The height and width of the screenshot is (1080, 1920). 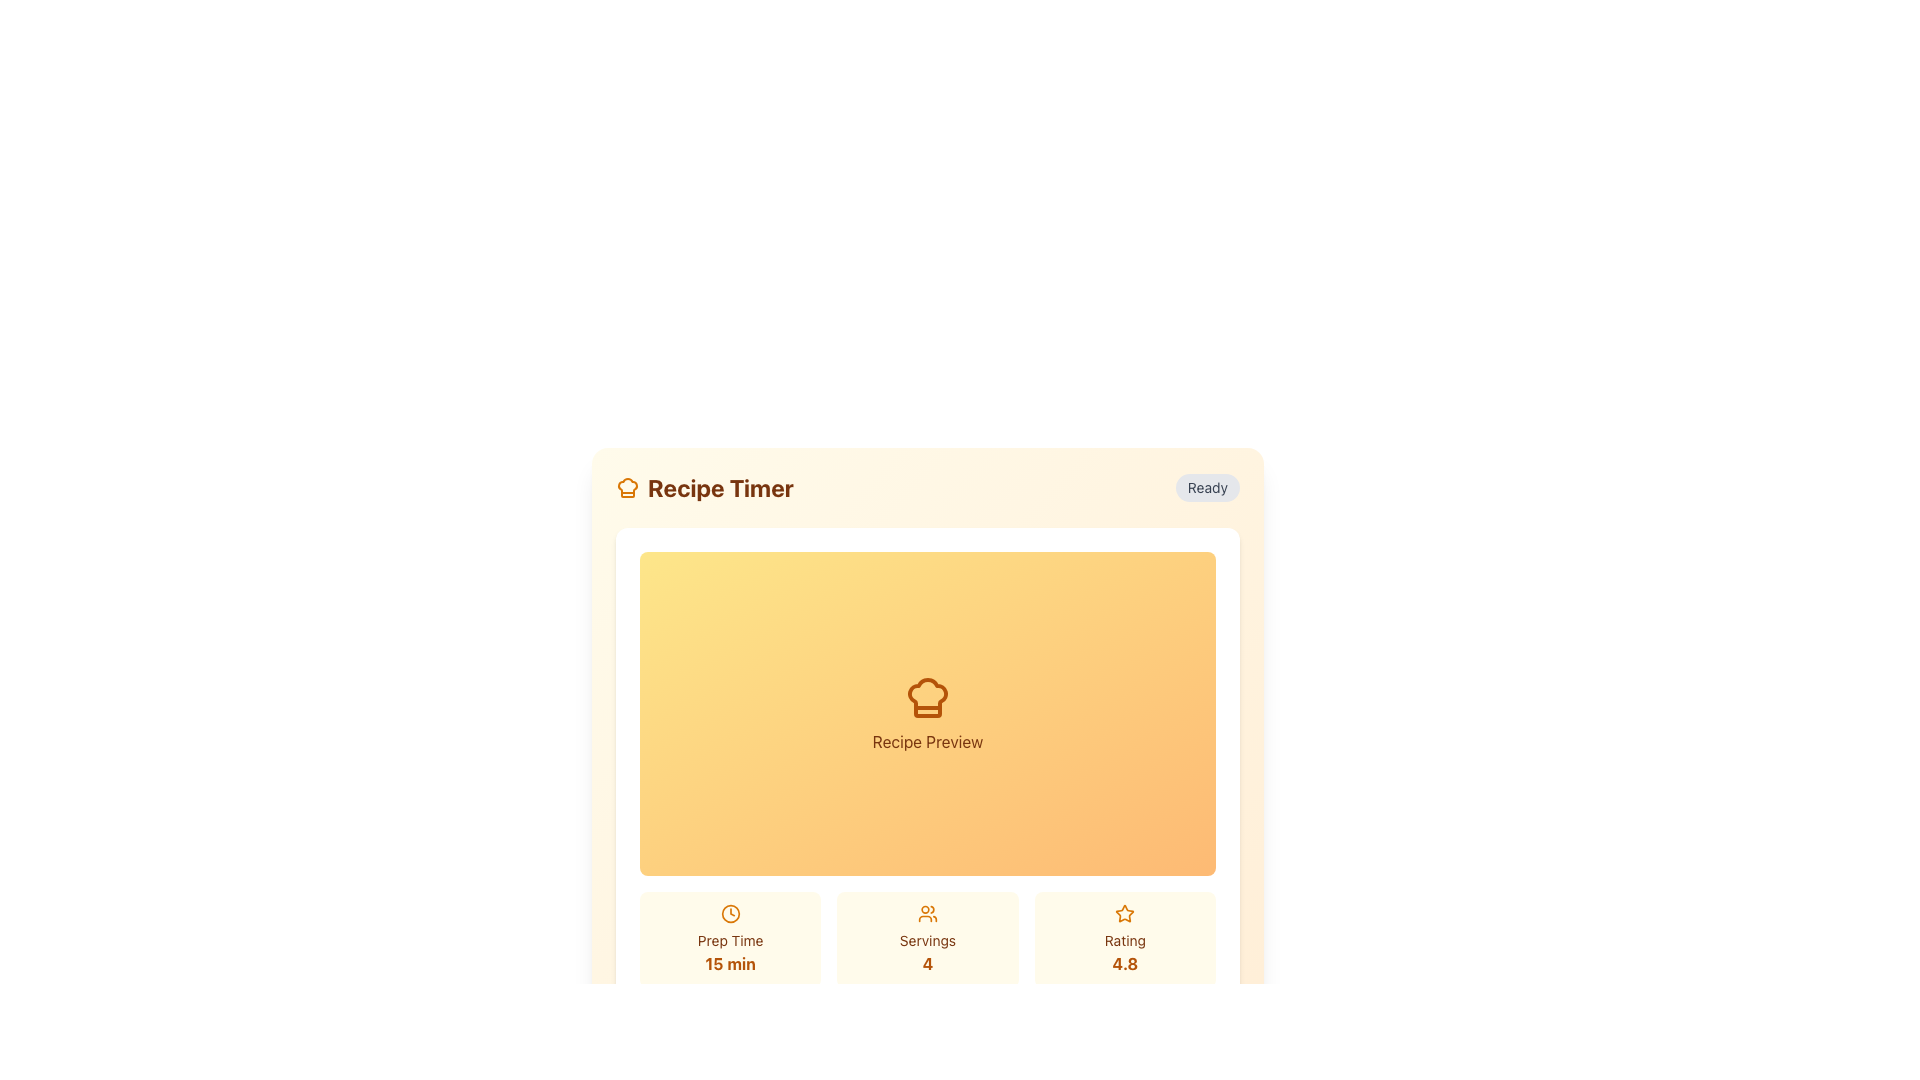 What do you see at coordinates (926, 940) in the screenshot?
I see `the Informational card that provides information about the number of servings associated with the displayed recipe, located in the center of a horizontal row beneath the 'Recipe Preview' section` at bounding box center [926, 940].